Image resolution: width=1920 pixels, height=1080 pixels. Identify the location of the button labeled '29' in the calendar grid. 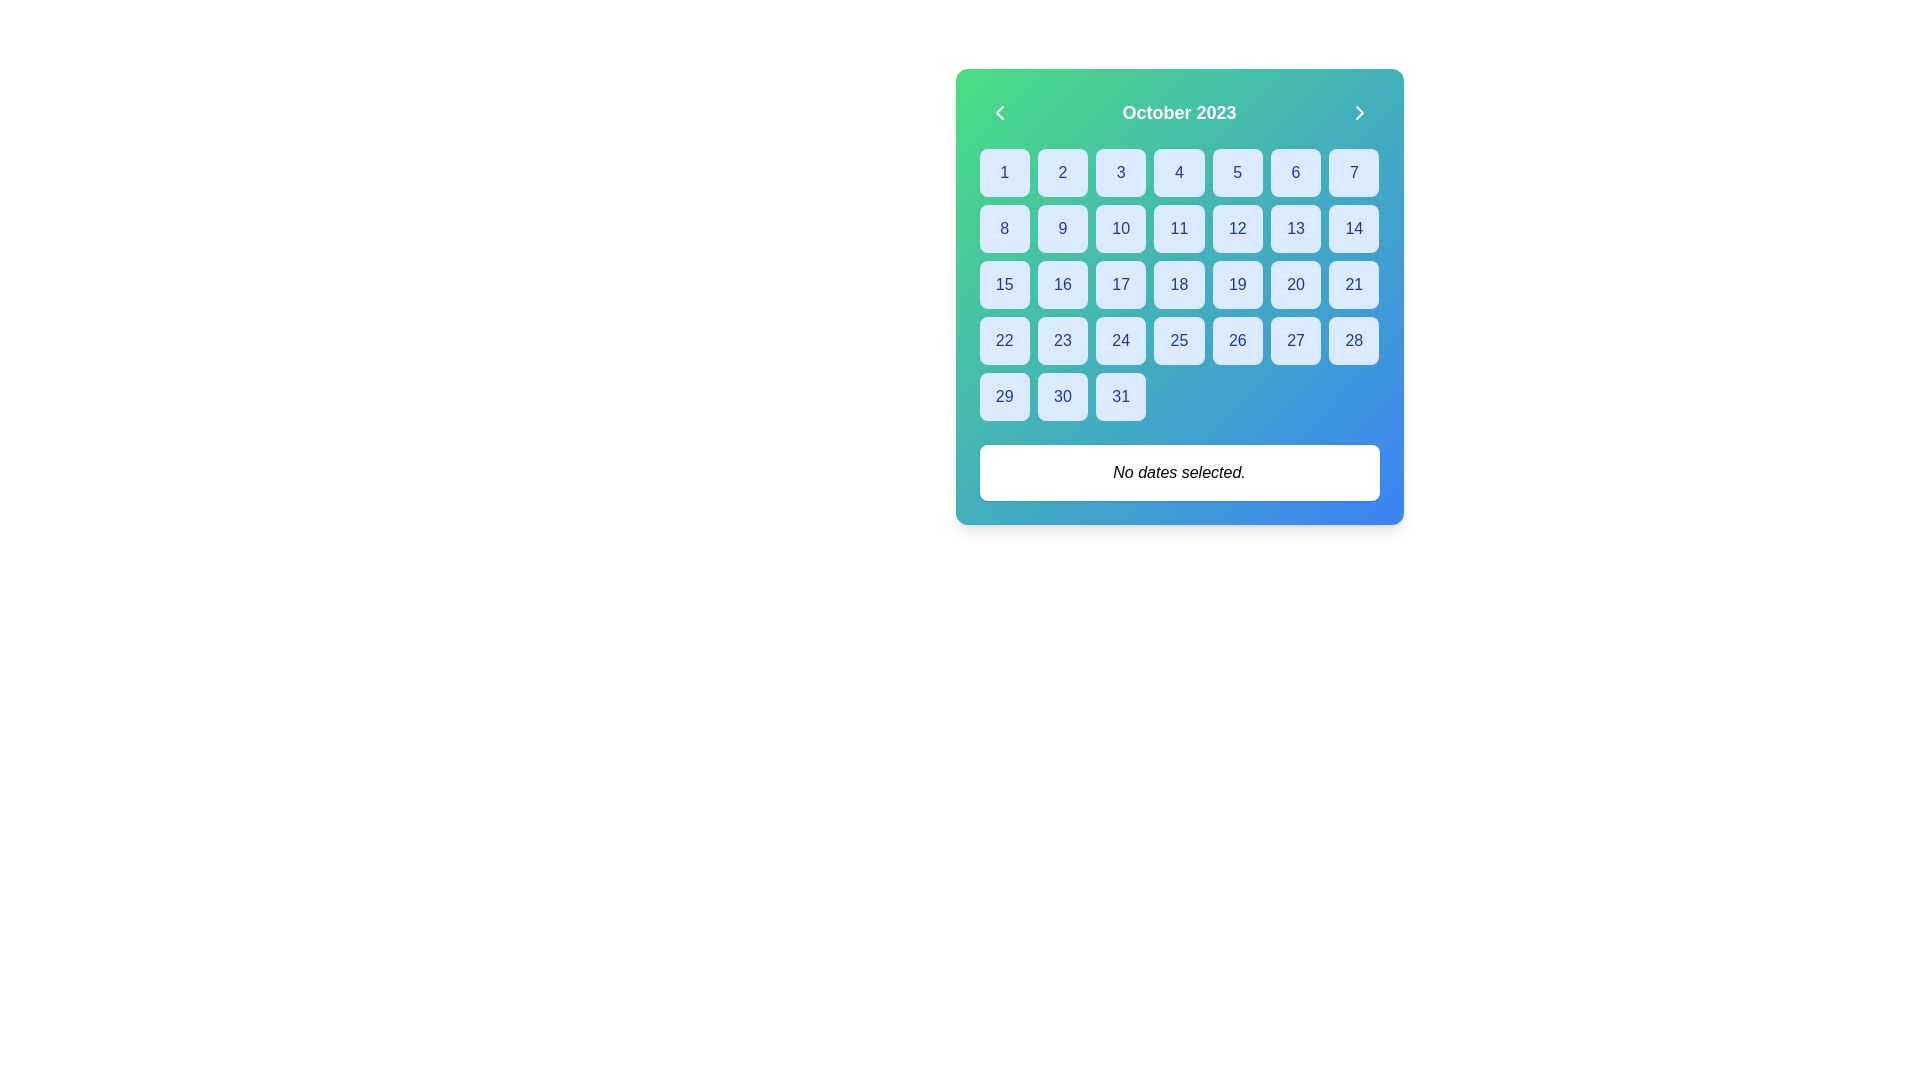
(1004, 397).